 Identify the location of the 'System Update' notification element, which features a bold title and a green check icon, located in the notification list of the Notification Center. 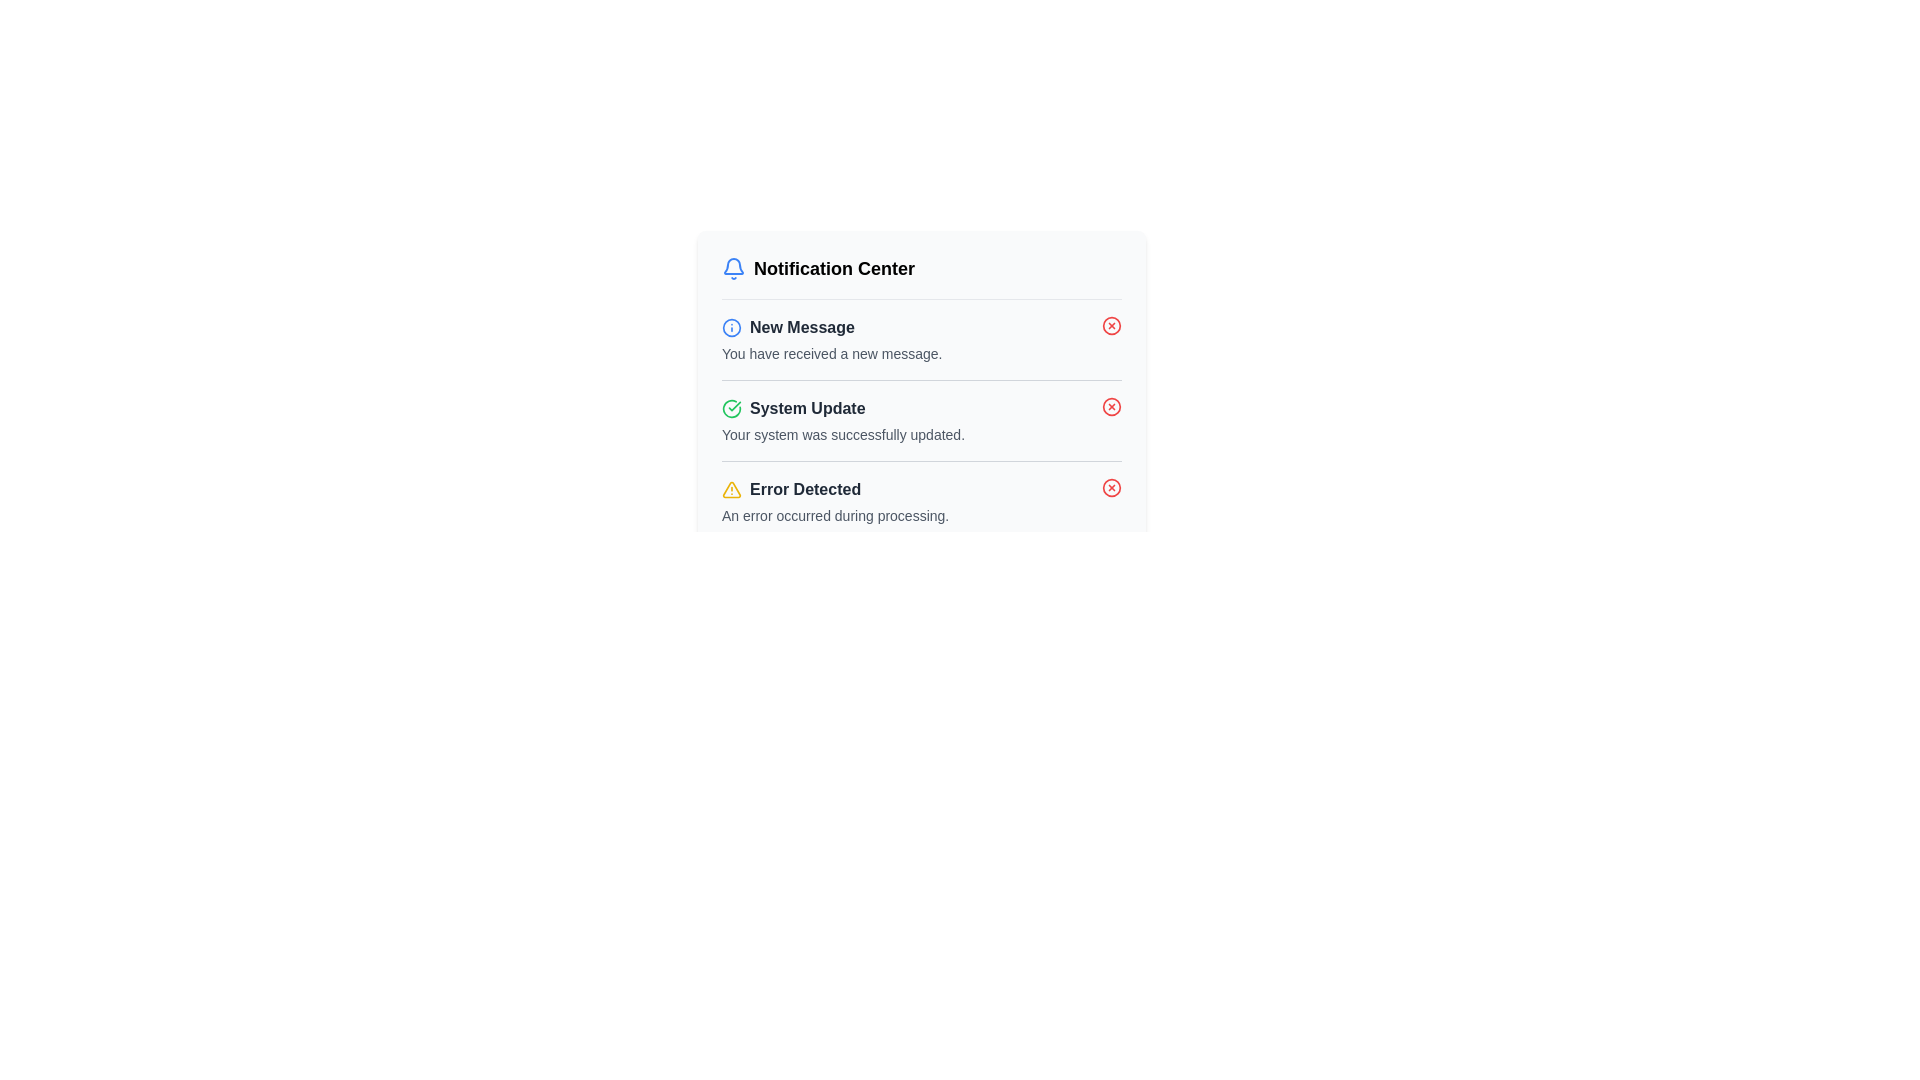
(843, 419).